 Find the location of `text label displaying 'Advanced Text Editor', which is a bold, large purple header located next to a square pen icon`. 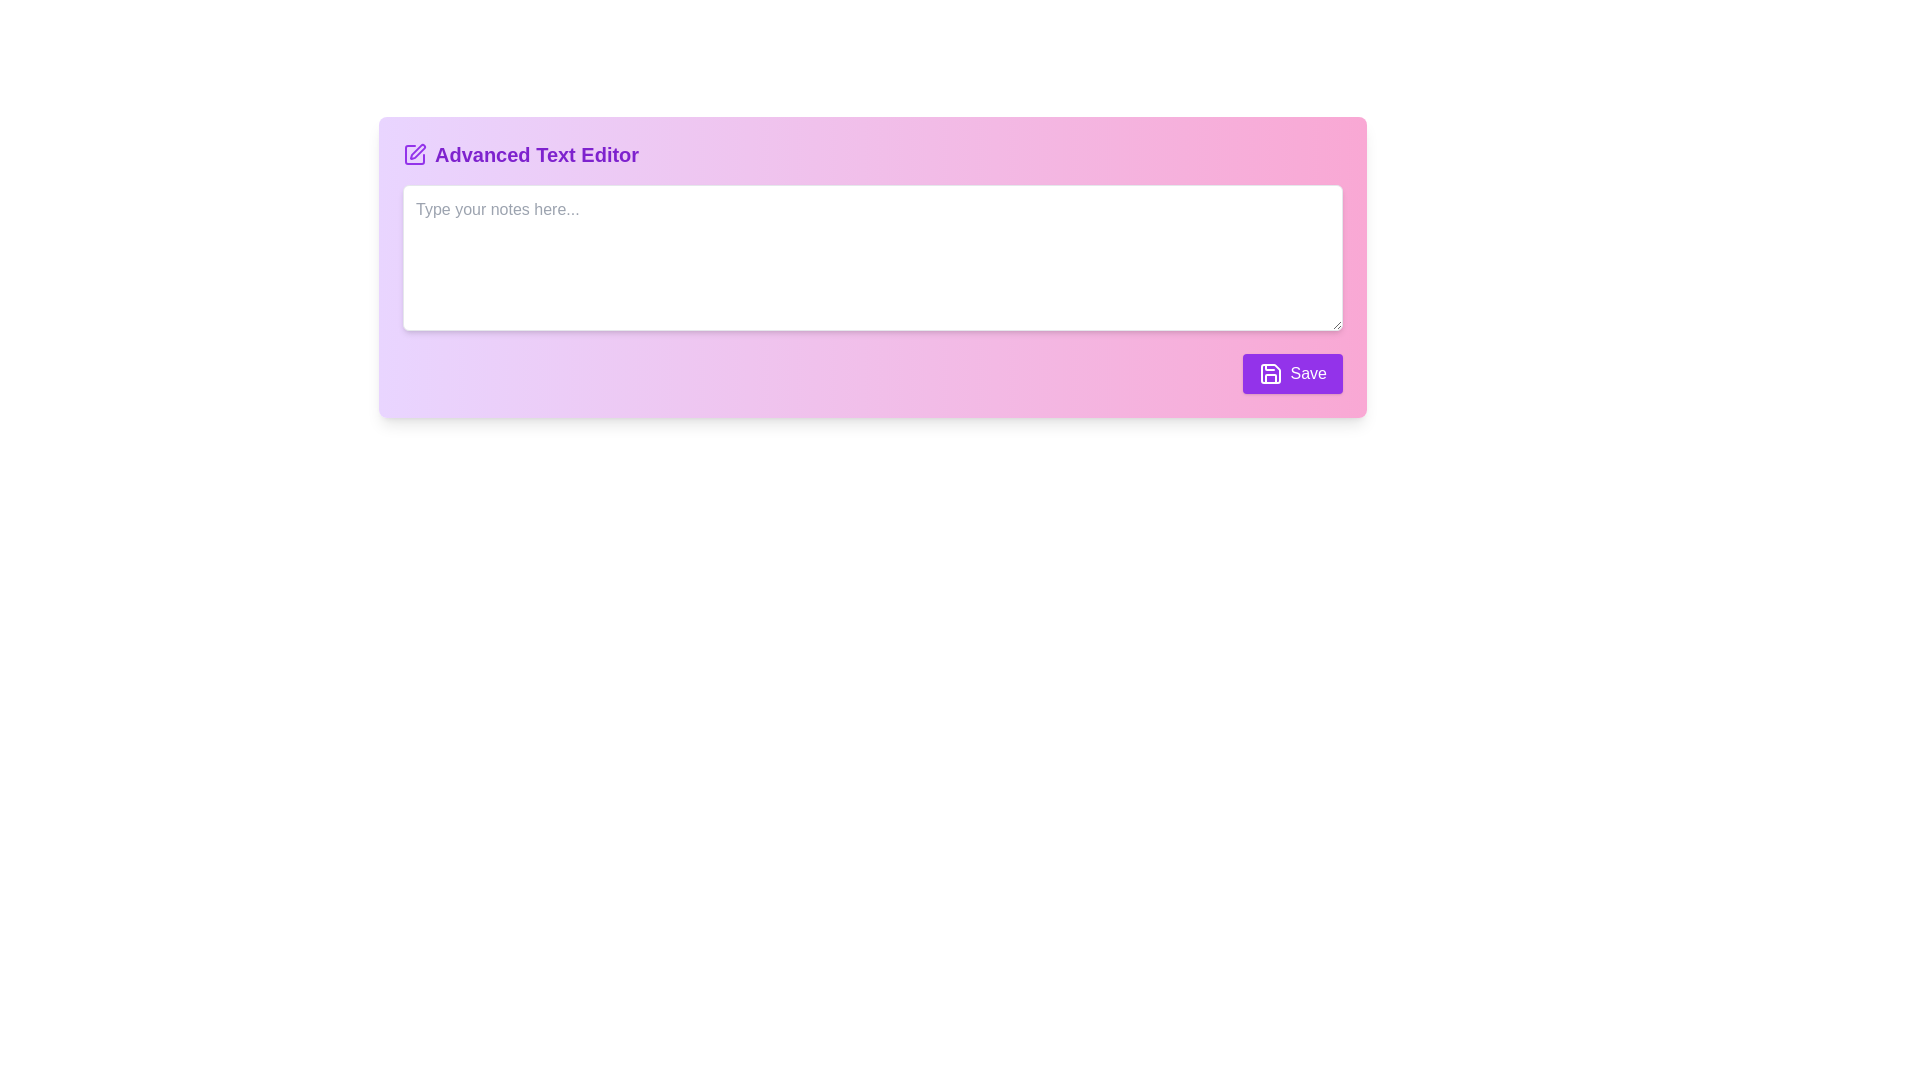

text label displaying 'Advanced Text Editor', which is a bold, large purple header located next to a square pen icon is located at coordinates (537, 153).